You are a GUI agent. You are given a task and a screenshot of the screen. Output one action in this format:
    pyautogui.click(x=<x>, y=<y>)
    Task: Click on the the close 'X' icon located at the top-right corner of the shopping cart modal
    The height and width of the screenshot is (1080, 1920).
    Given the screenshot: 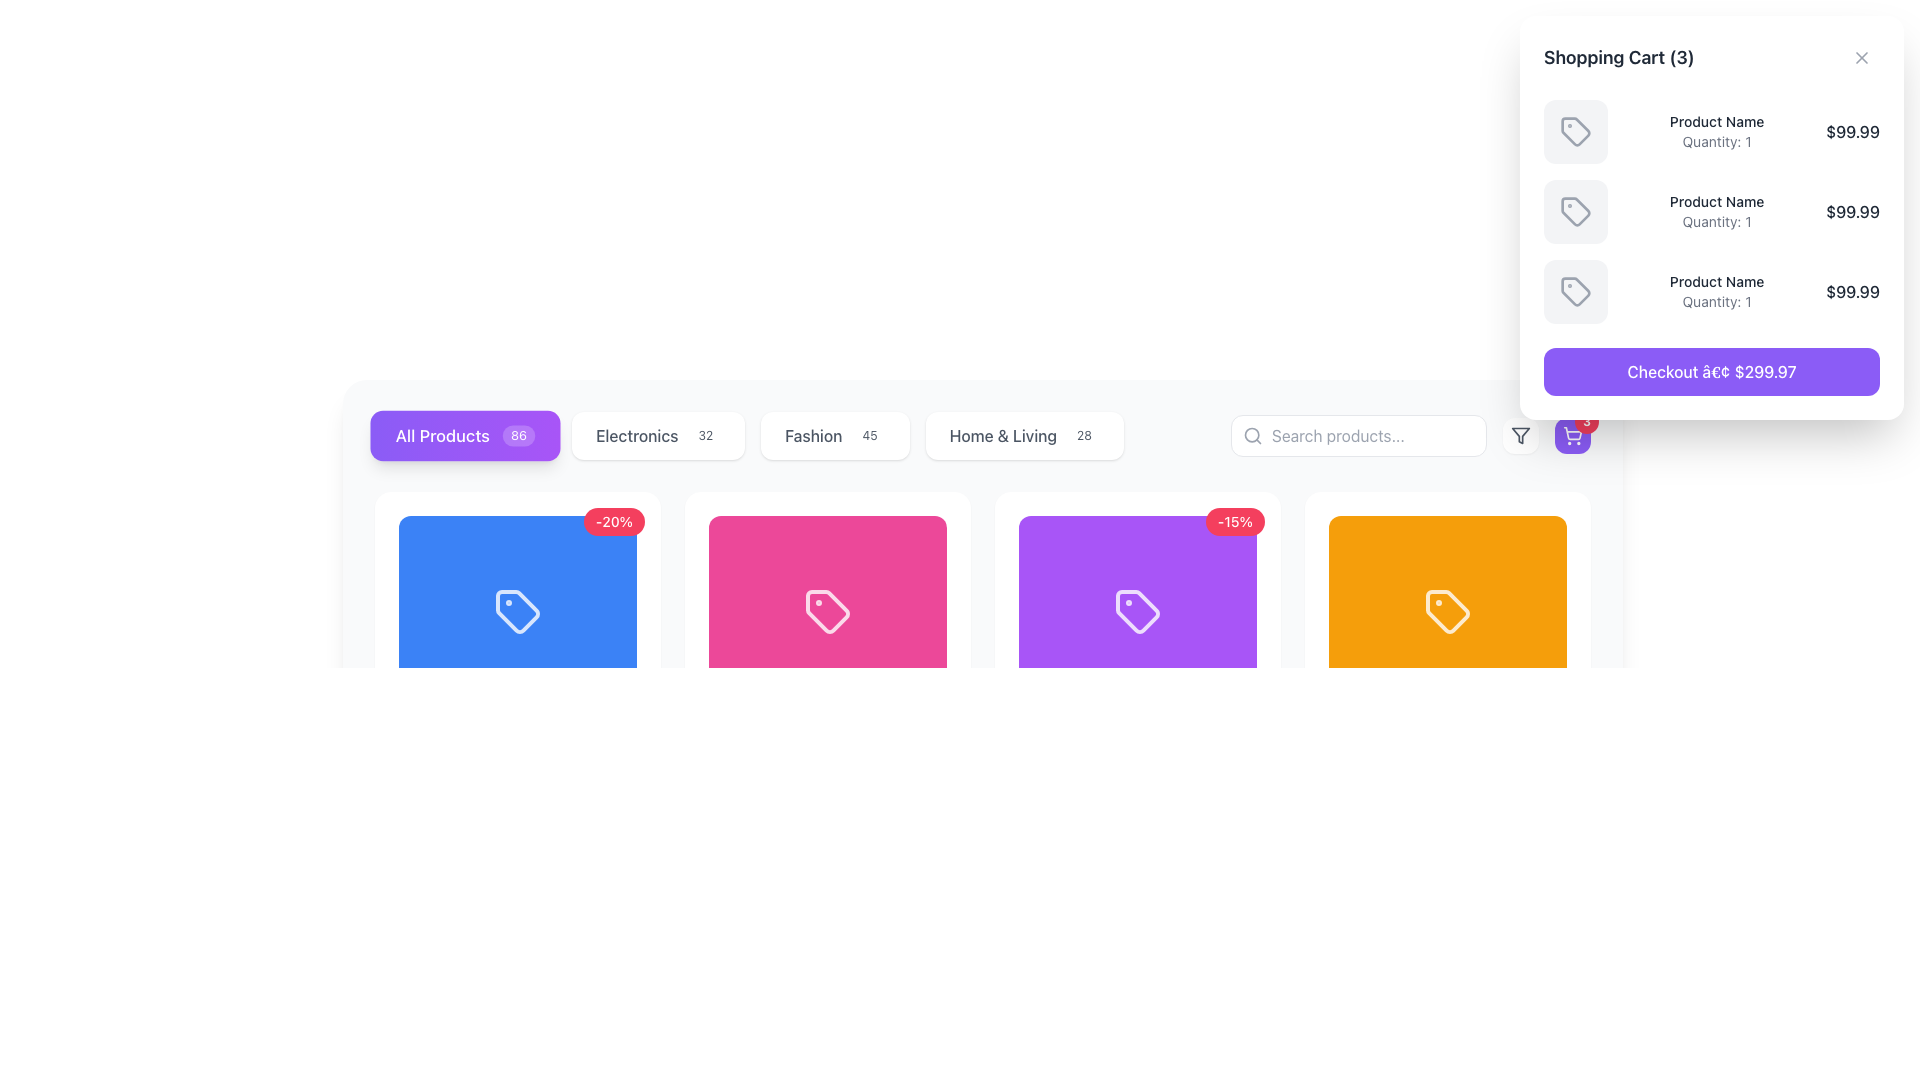 What is the action you would take?
    pyautogui.click(x=1861, y=56)
    